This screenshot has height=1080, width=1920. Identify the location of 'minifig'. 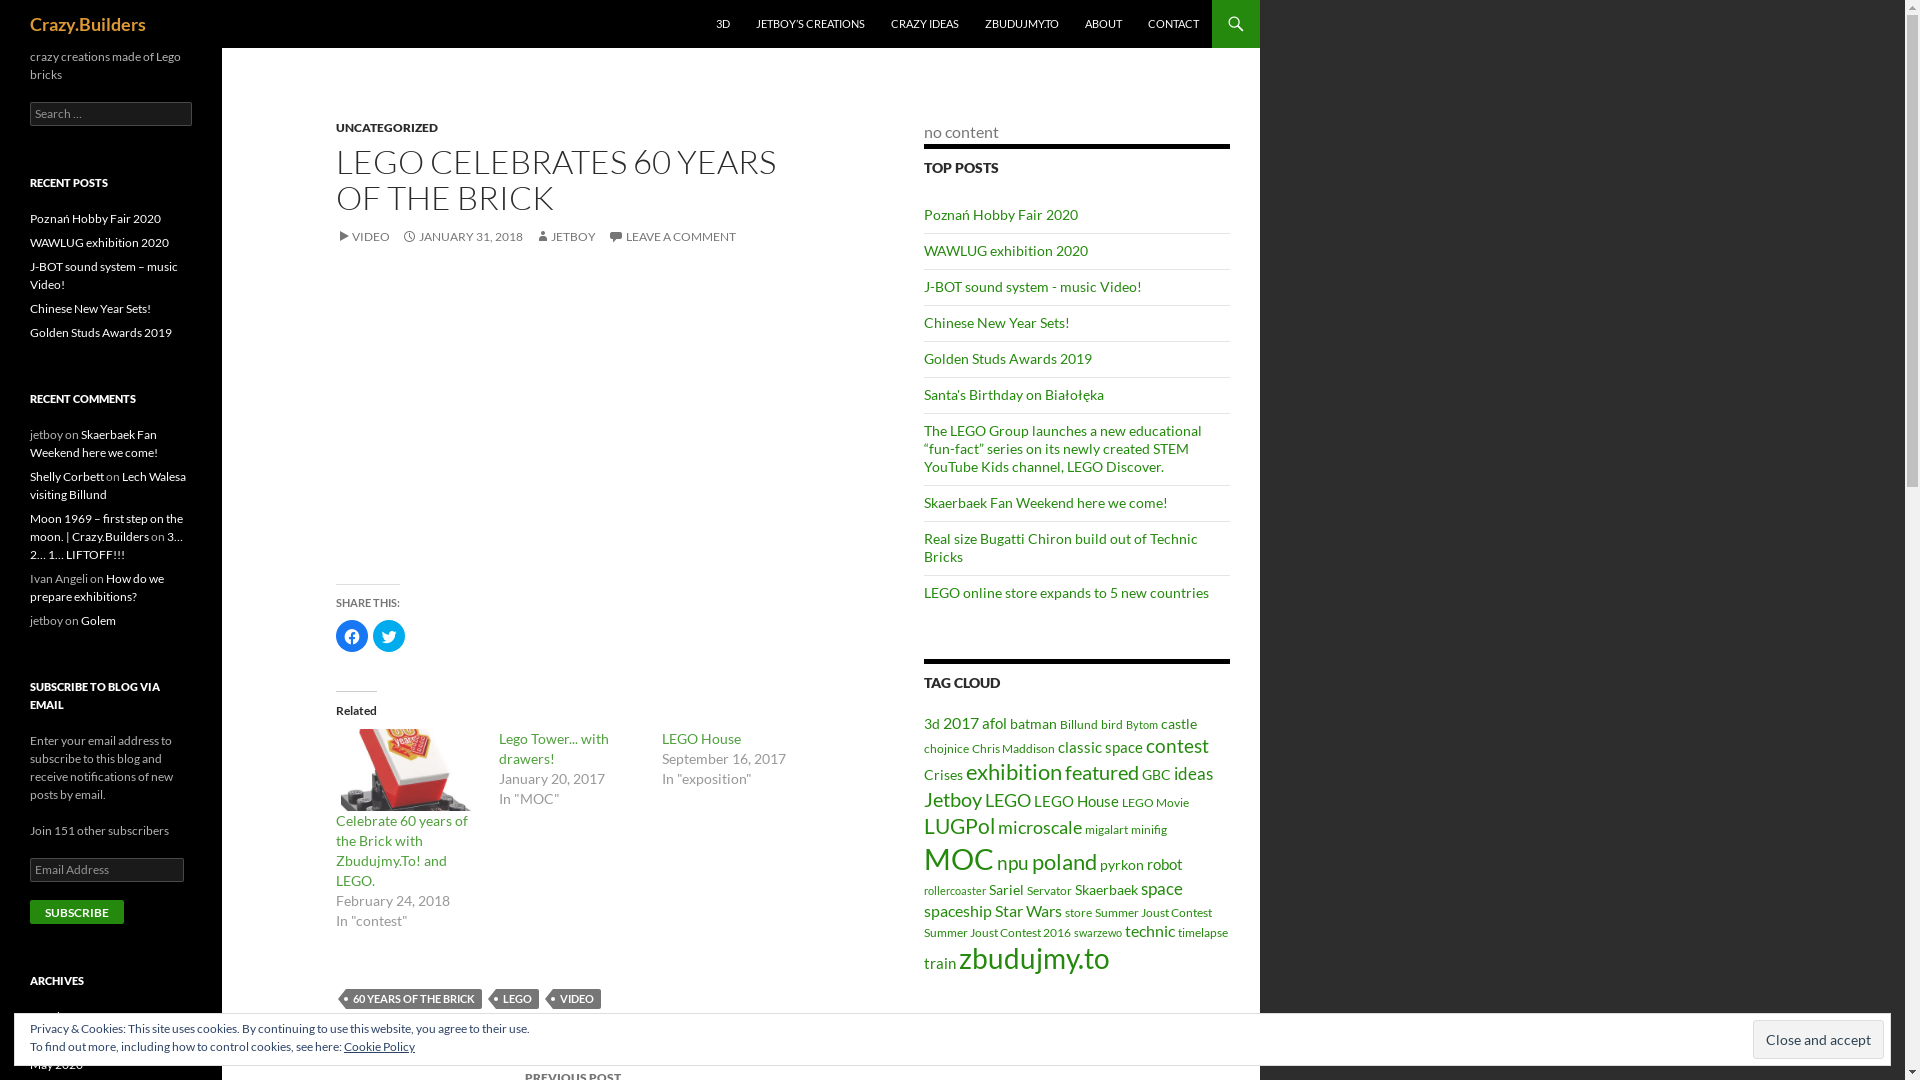
(1148, 829).